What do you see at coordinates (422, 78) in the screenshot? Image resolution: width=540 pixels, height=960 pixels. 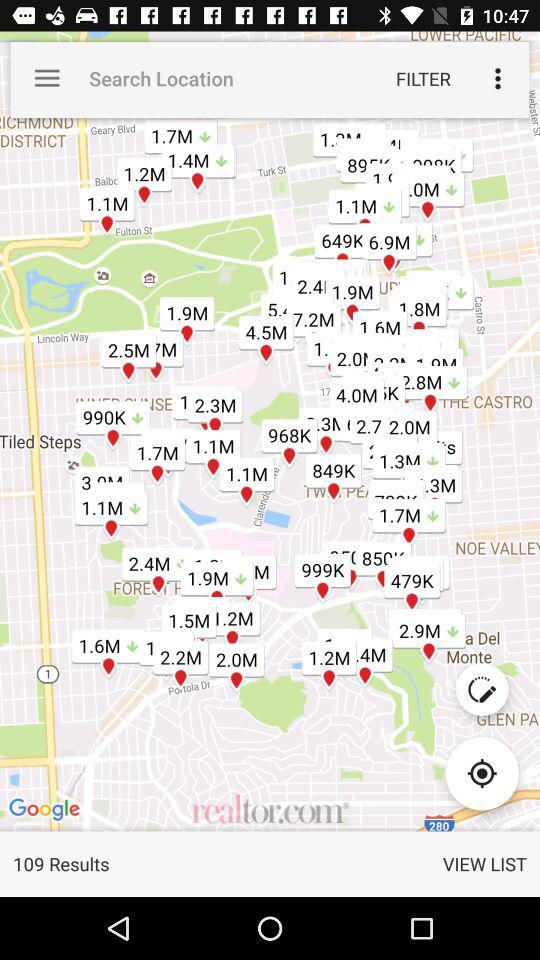 I see `filter` at bounding box center [422, 78].